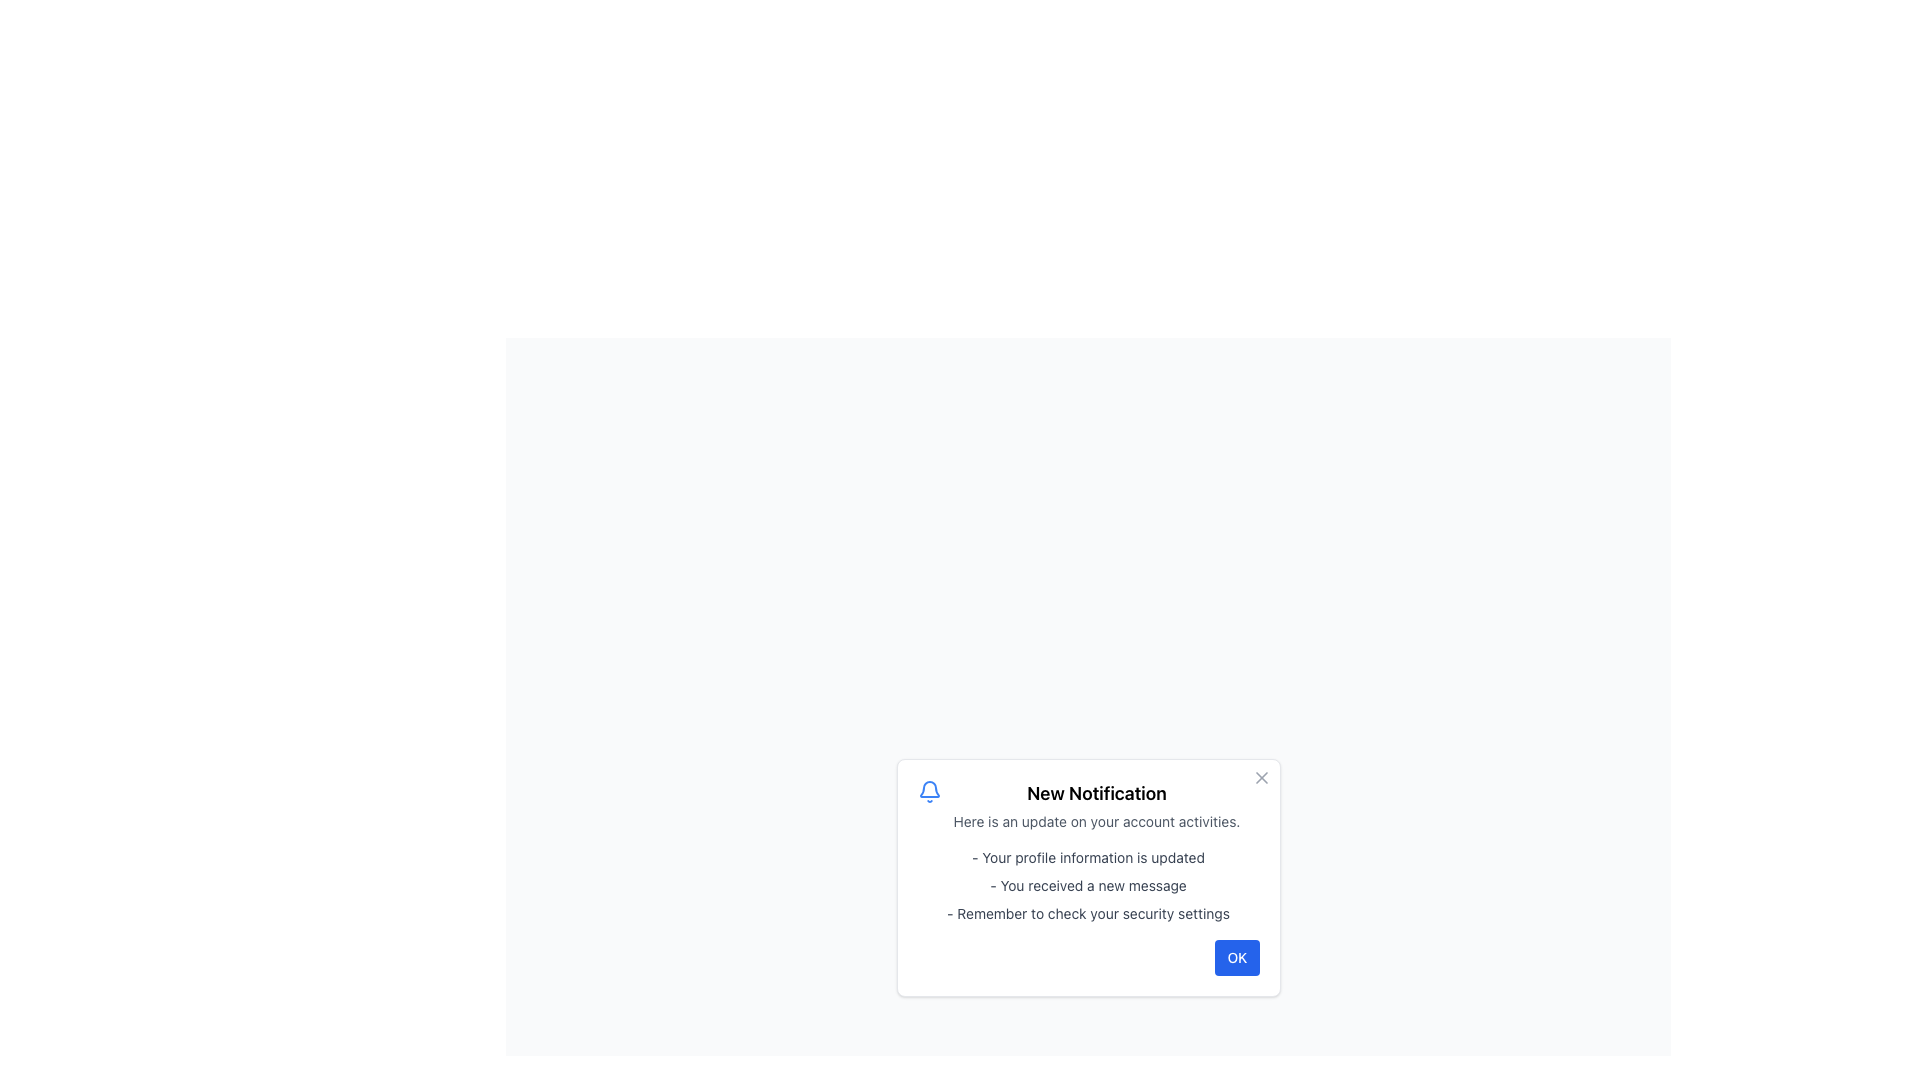 Image resolution: width=1920 pixels, height=1080 pixels. I want to click on notification content from the 'New Notification' text block located at the top of the notification dialog box, so click(1095, 805).